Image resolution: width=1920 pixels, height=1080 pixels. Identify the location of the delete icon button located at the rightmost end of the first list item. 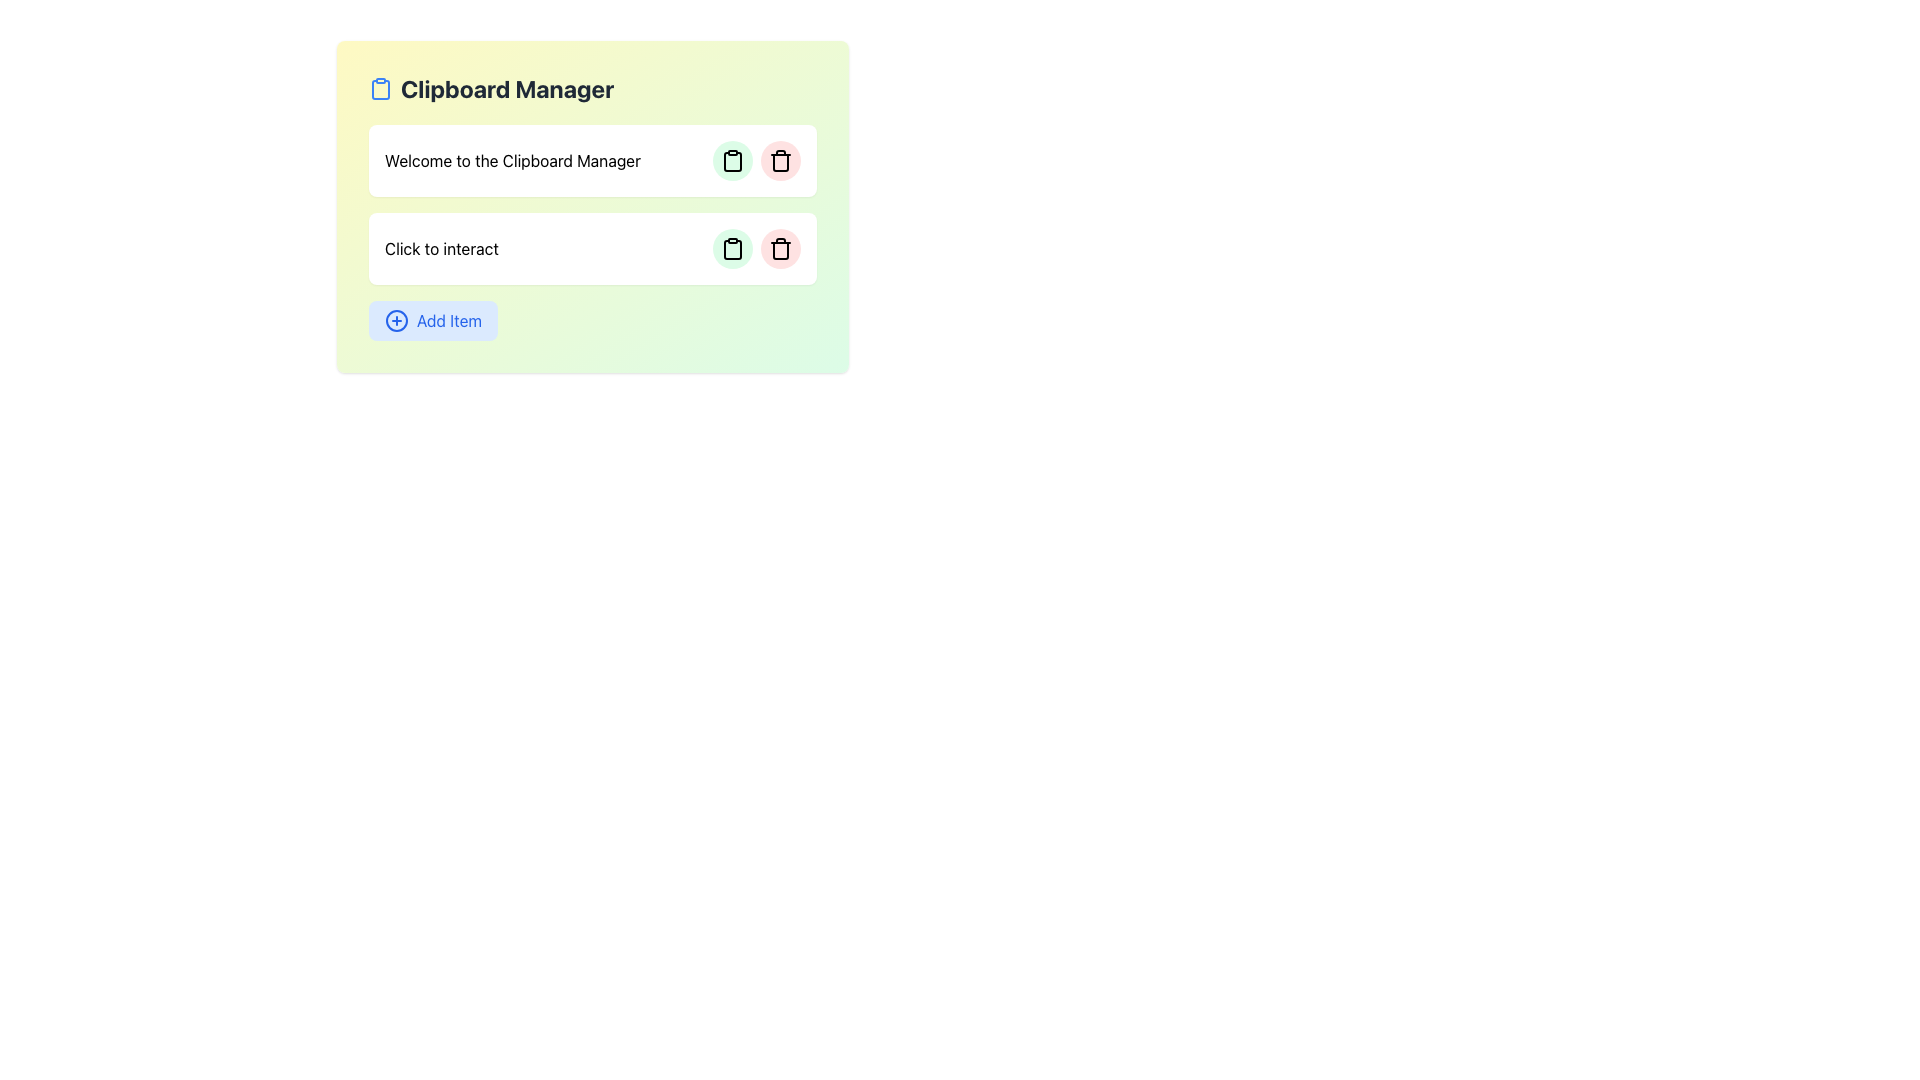
(780, 160).